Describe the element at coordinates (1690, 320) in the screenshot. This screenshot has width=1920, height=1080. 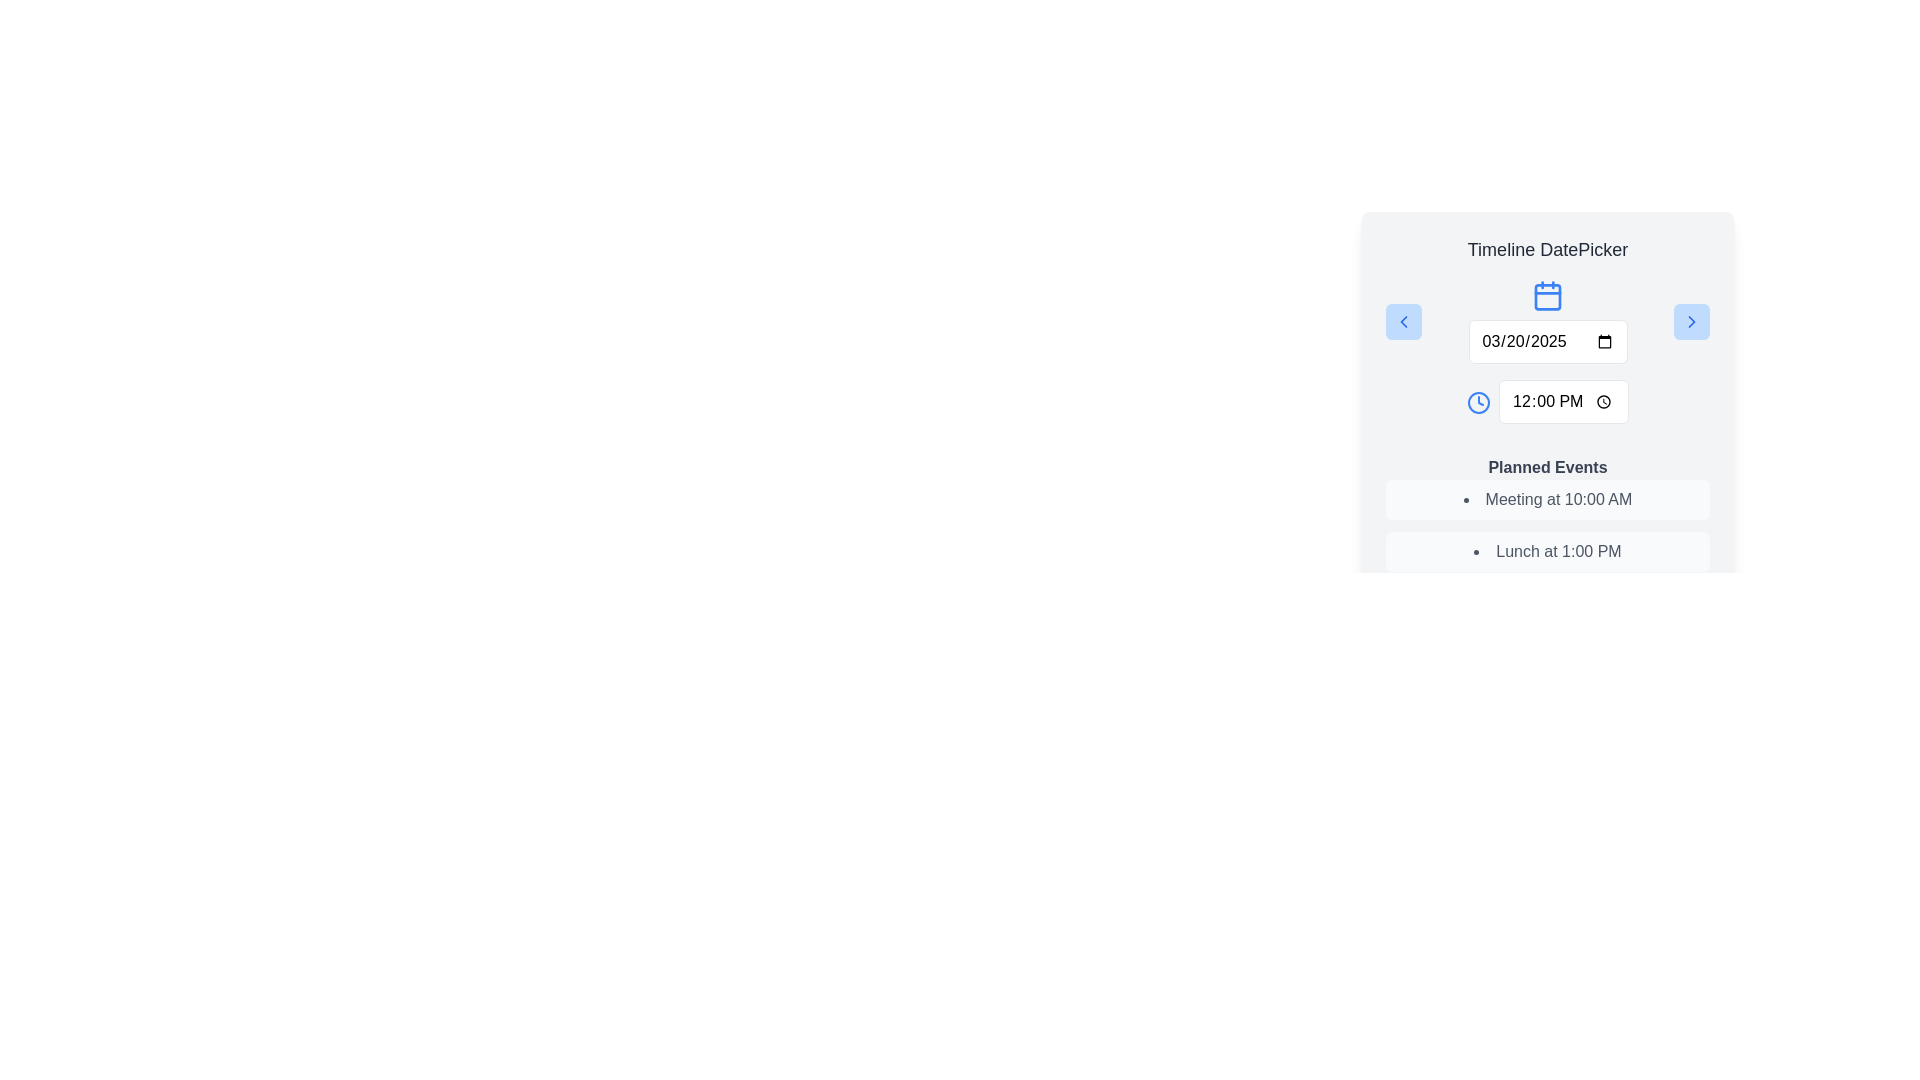
I see `the arrow icon within the navigation button located at the top-right of the central panel to trigger tooltip or visual feedback` at that location.